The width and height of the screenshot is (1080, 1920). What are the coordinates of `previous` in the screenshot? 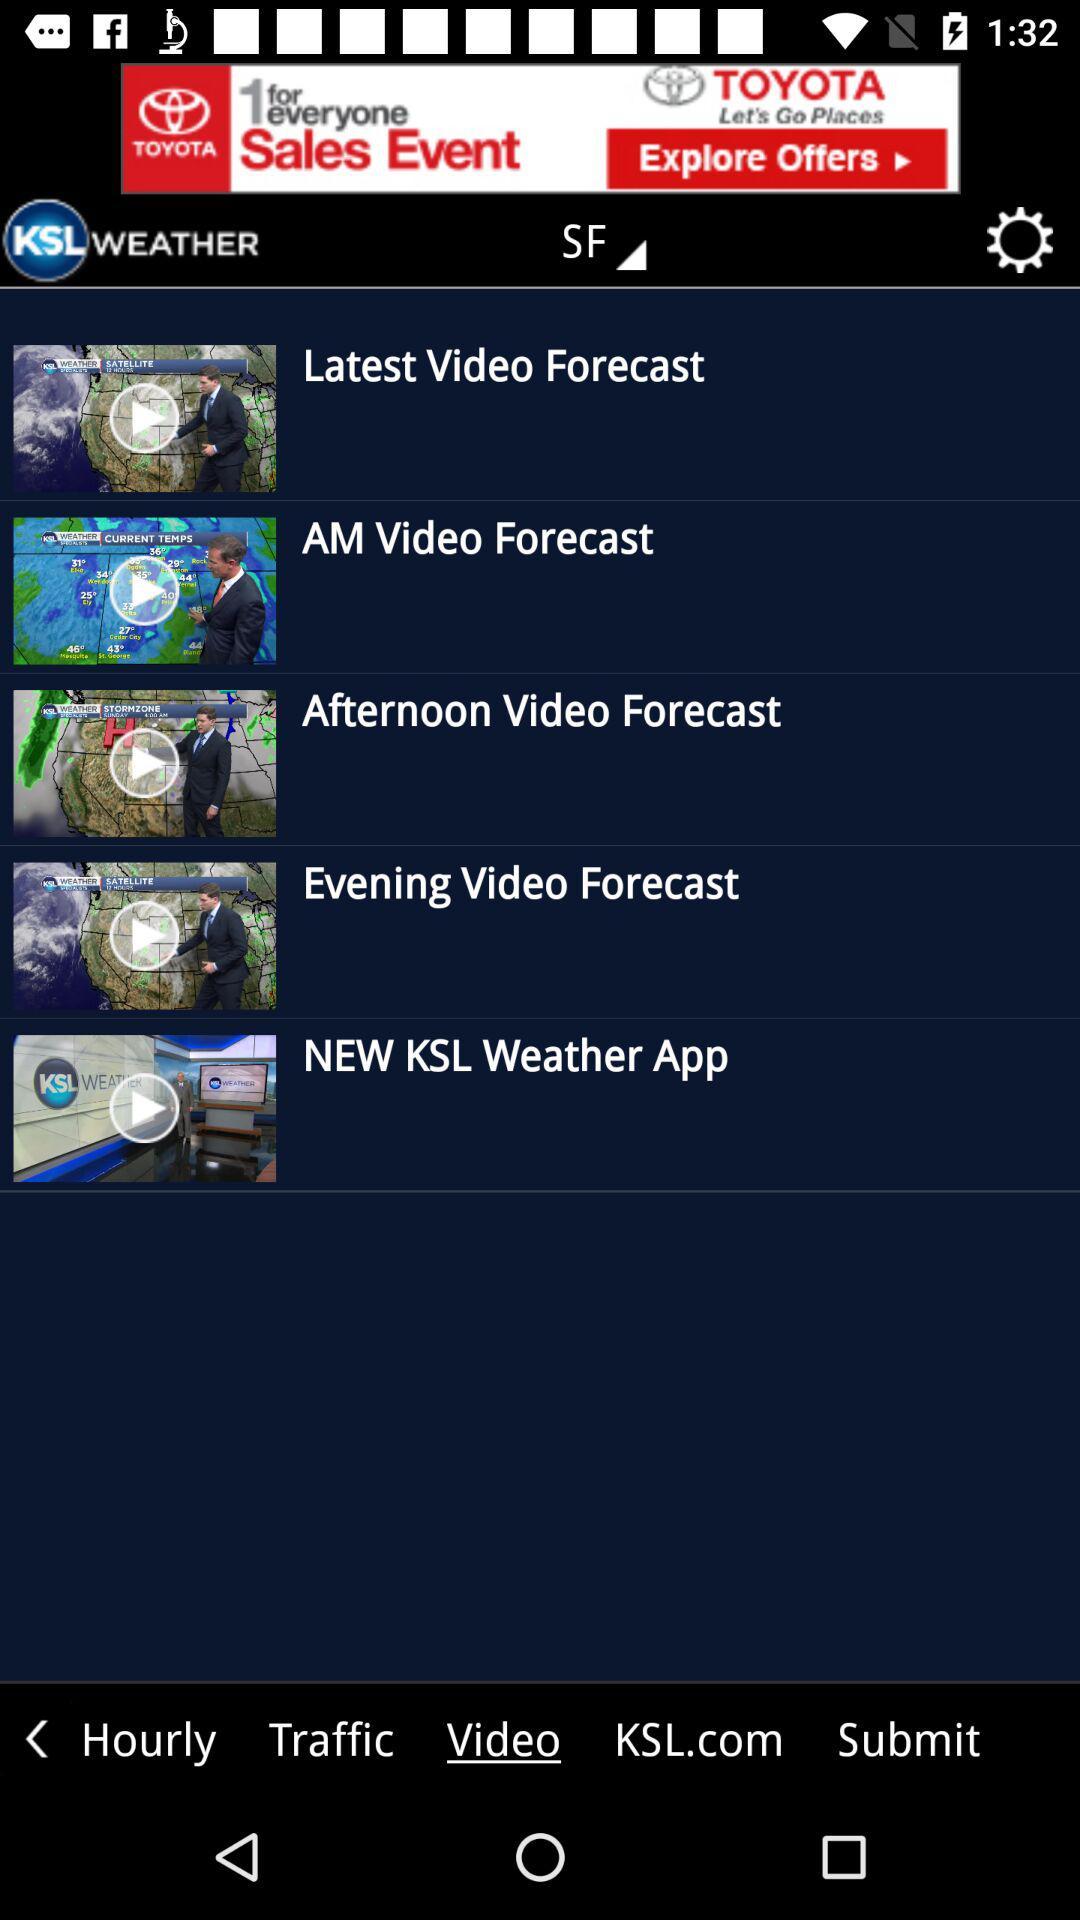 It's located at (36, 1737).